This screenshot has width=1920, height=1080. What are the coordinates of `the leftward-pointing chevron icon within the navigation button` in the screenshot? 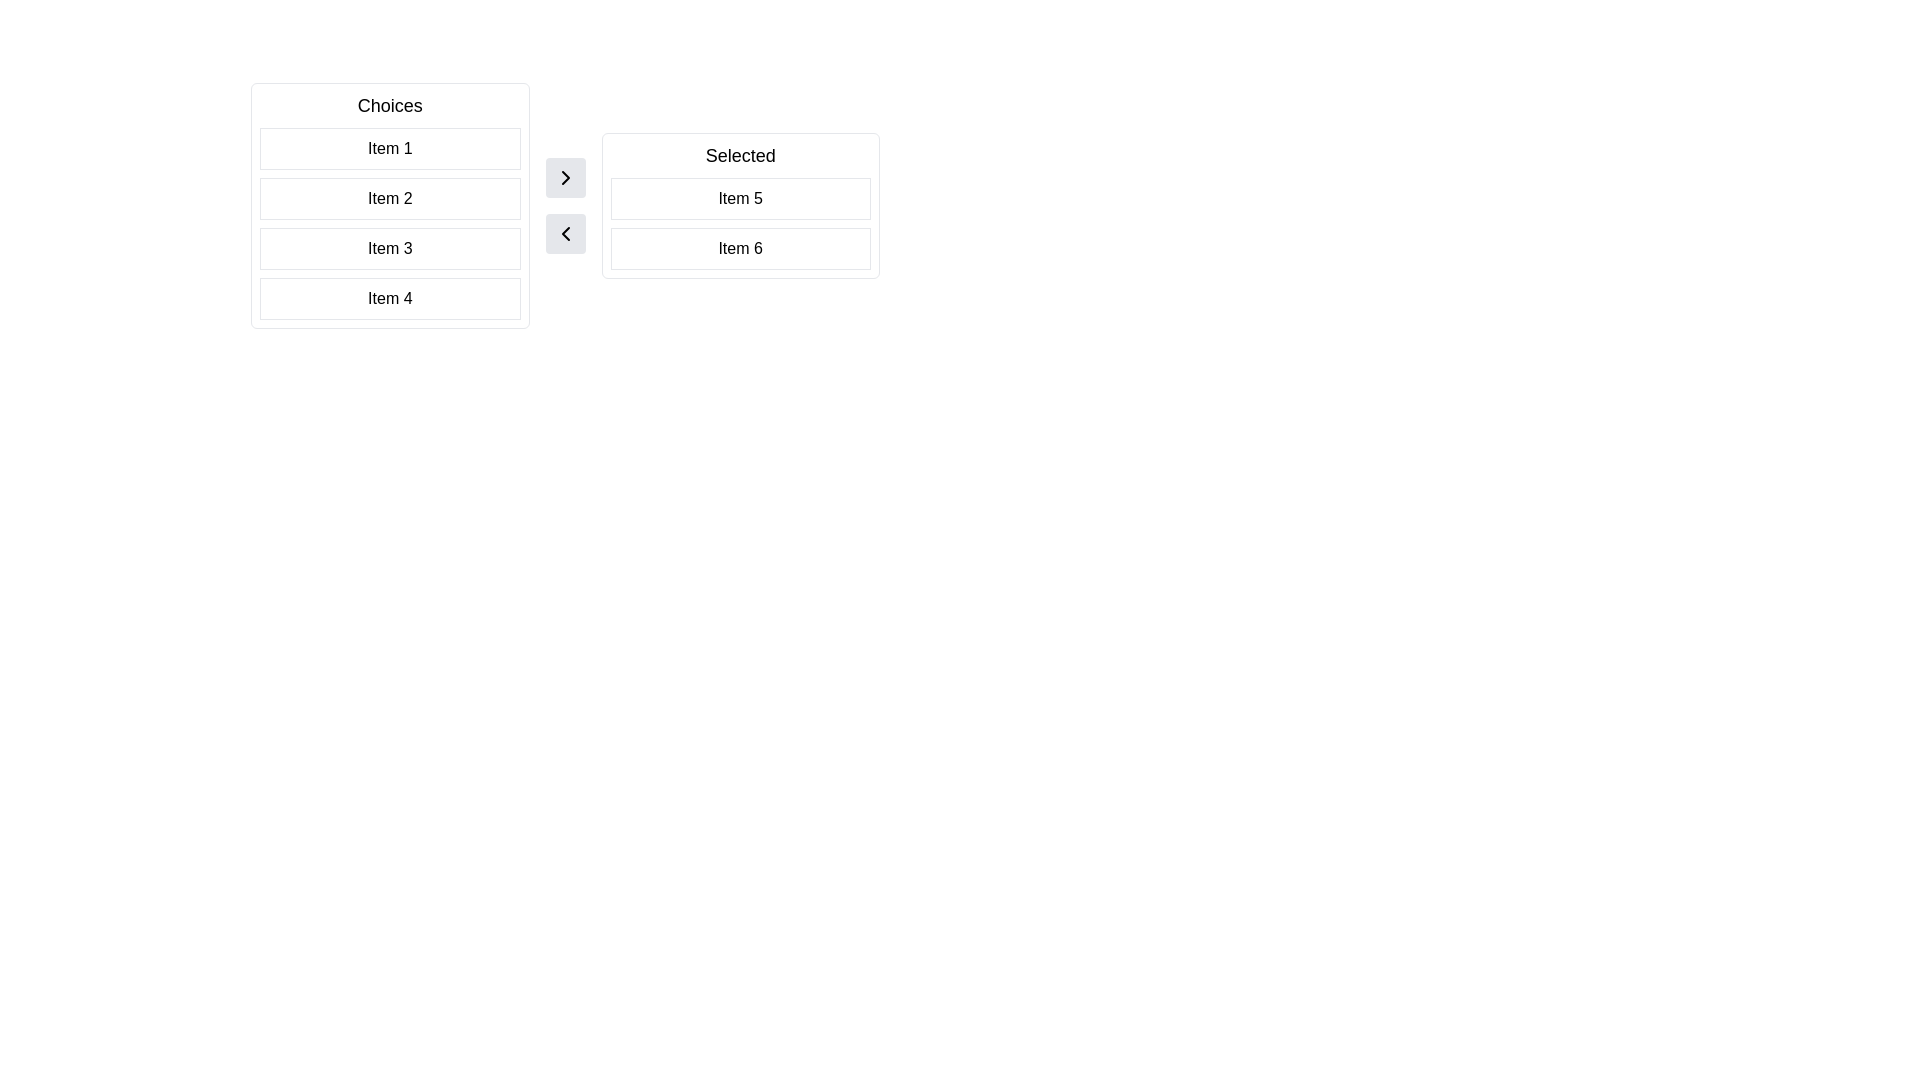 It's located at (564, 233).